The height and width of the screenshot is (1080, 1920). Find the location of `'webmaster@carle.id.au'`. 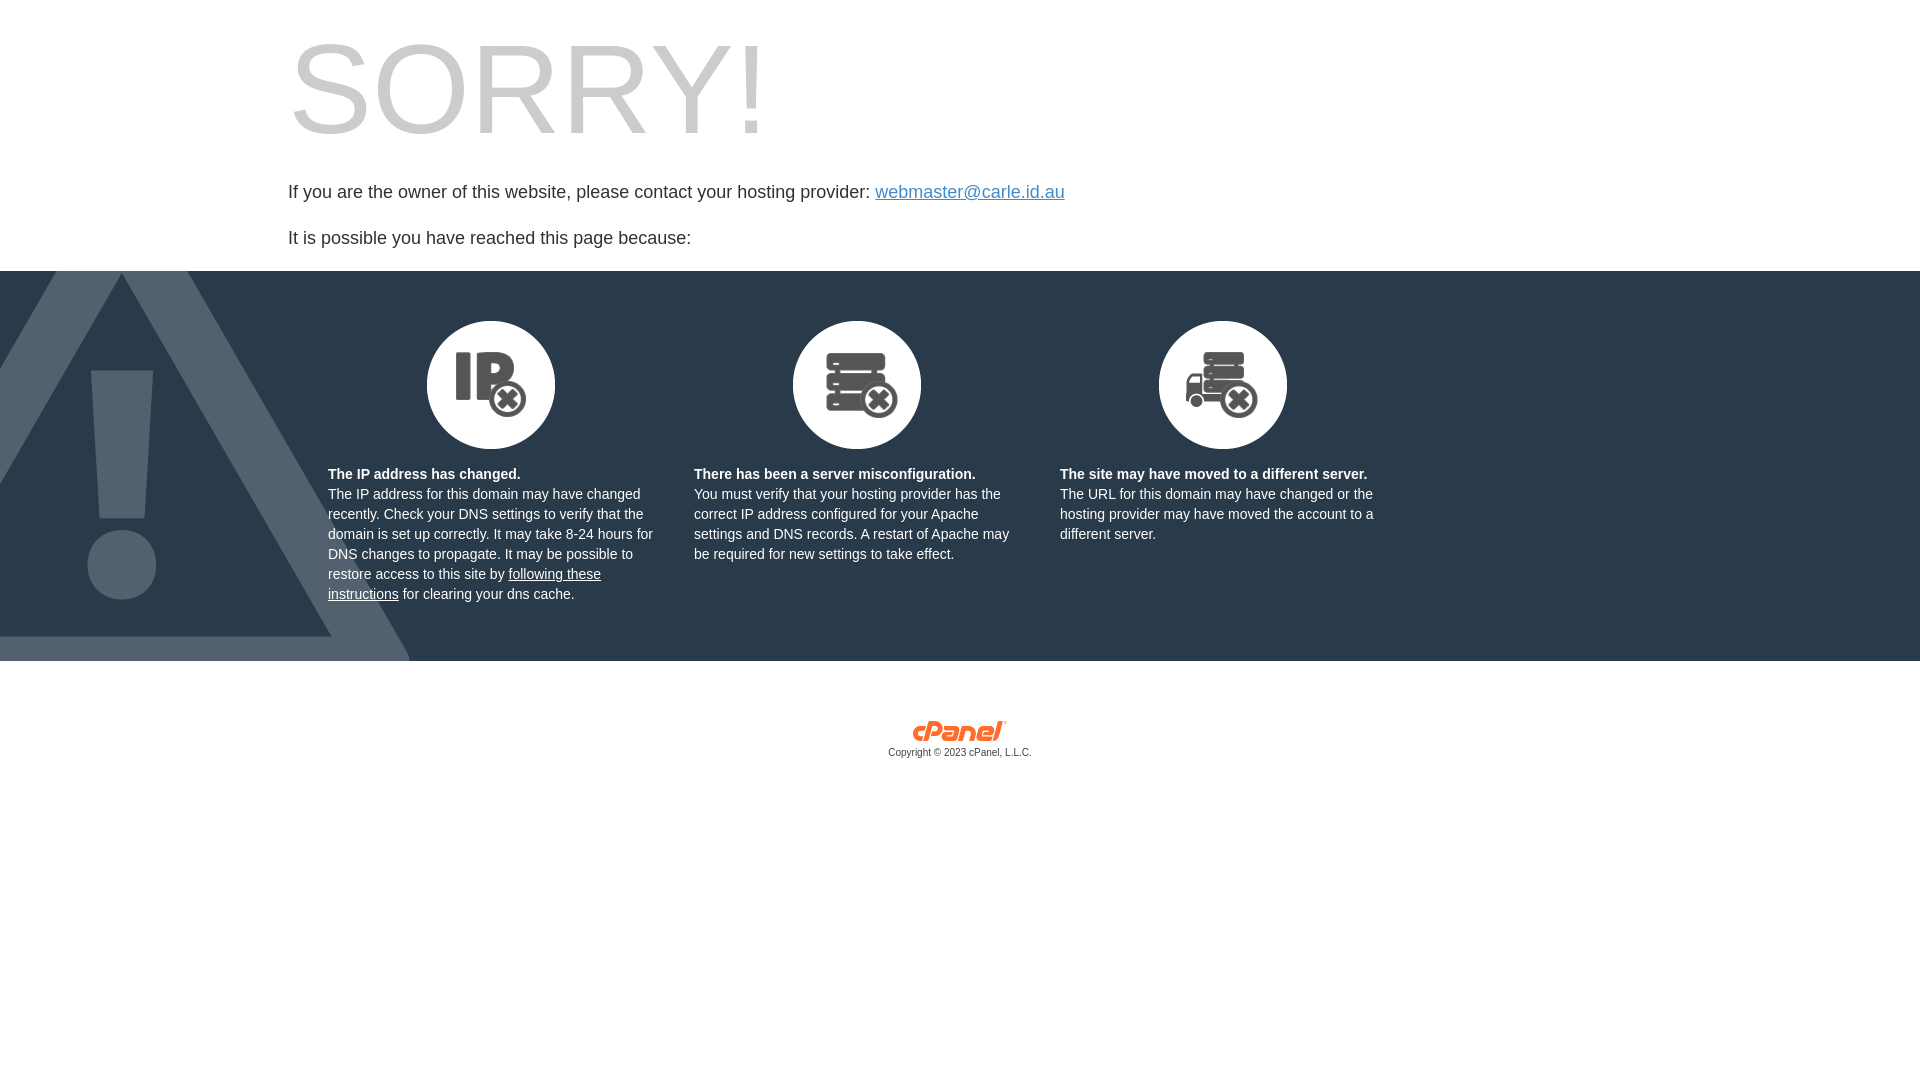

'webmaster@carle.id.au' is located at coordinates (969, 192).